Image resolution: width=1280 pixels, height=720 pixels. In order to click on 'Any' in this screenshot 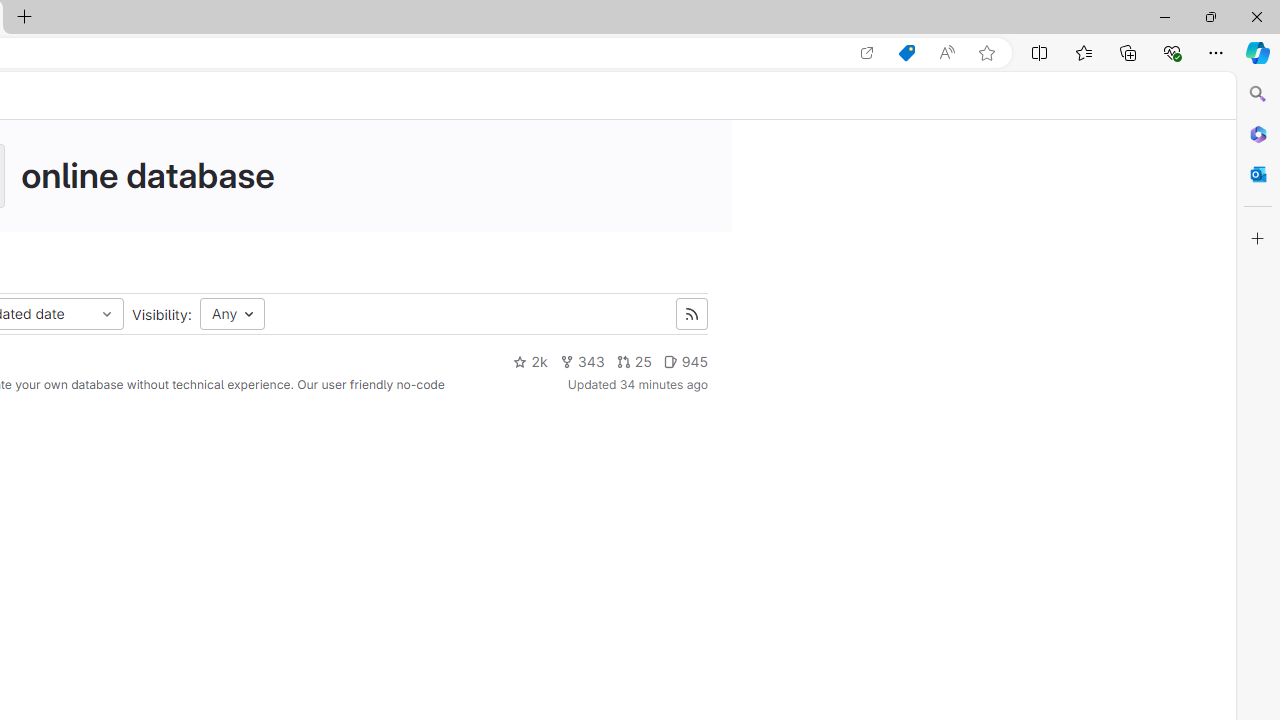, I will do `click(232, 314)`.